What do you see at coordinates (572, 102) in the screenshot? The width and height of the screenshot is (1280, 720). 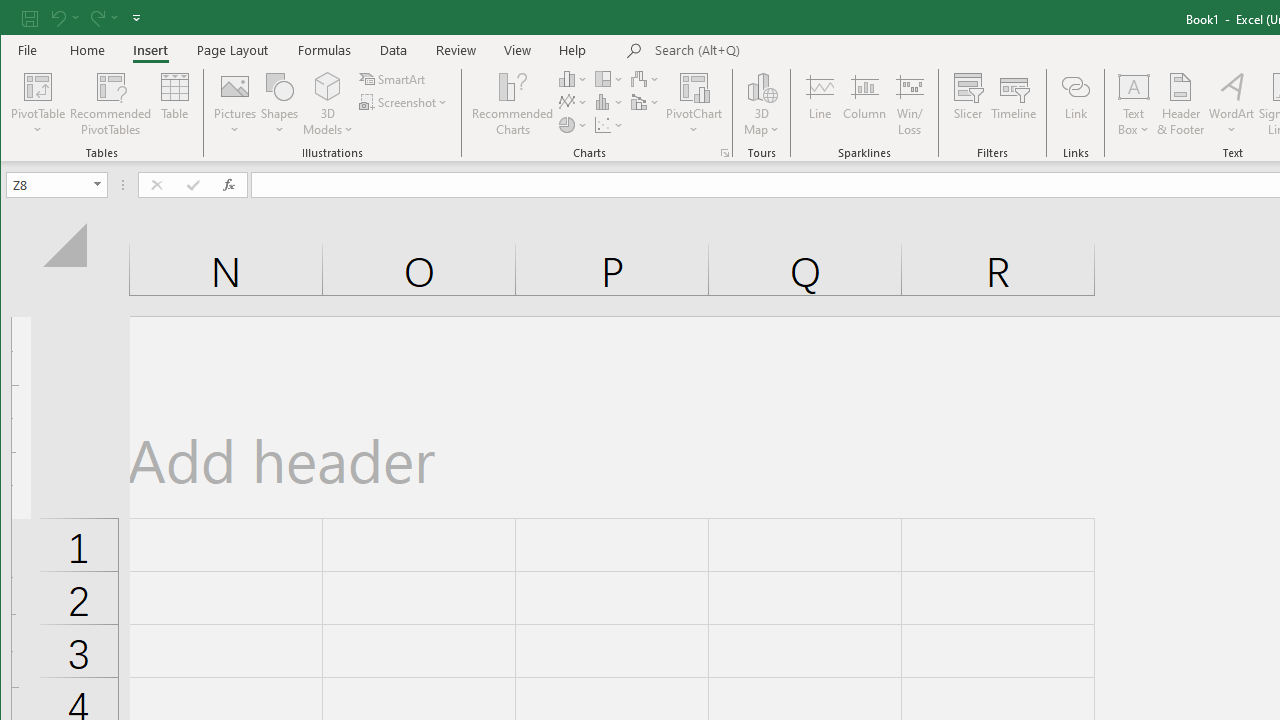 I see `'Insert Line or Area Chart'` at bounding box center [572, 102].